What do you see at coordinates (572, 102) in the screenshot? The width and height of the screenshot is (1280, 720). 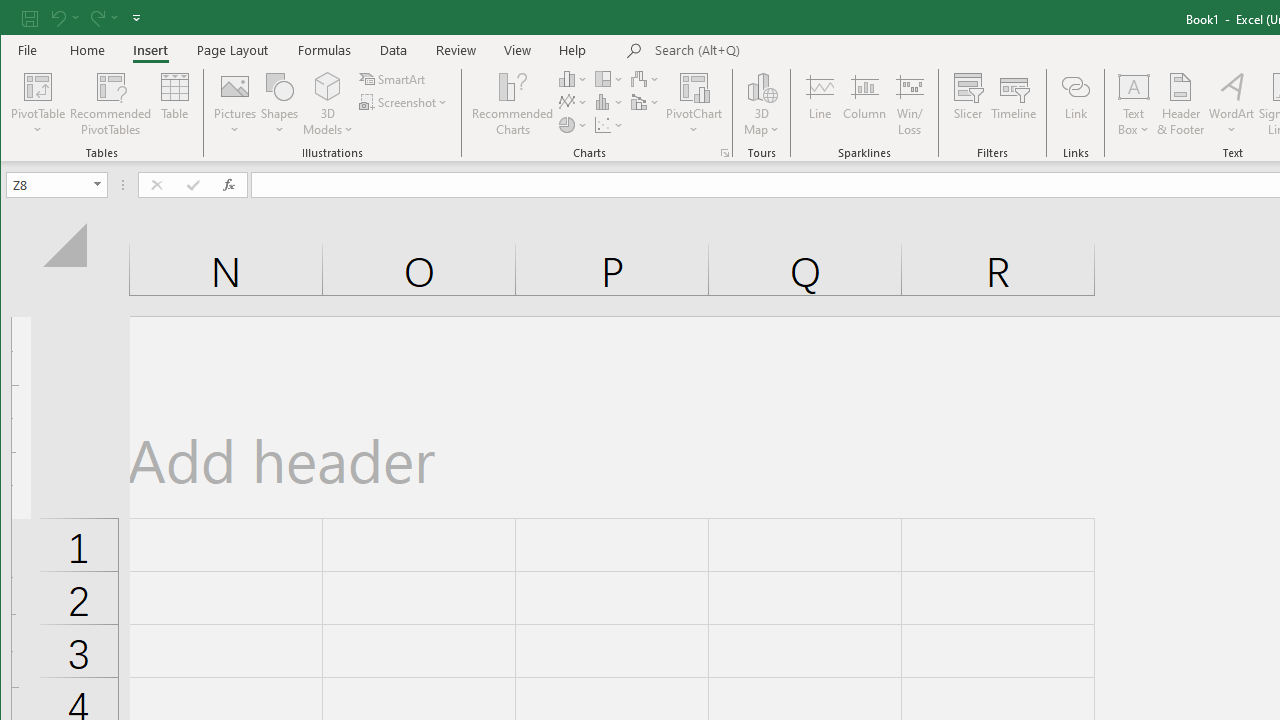 I see `'Insert Line or Area Chart'` at bounding box center [572, 102].